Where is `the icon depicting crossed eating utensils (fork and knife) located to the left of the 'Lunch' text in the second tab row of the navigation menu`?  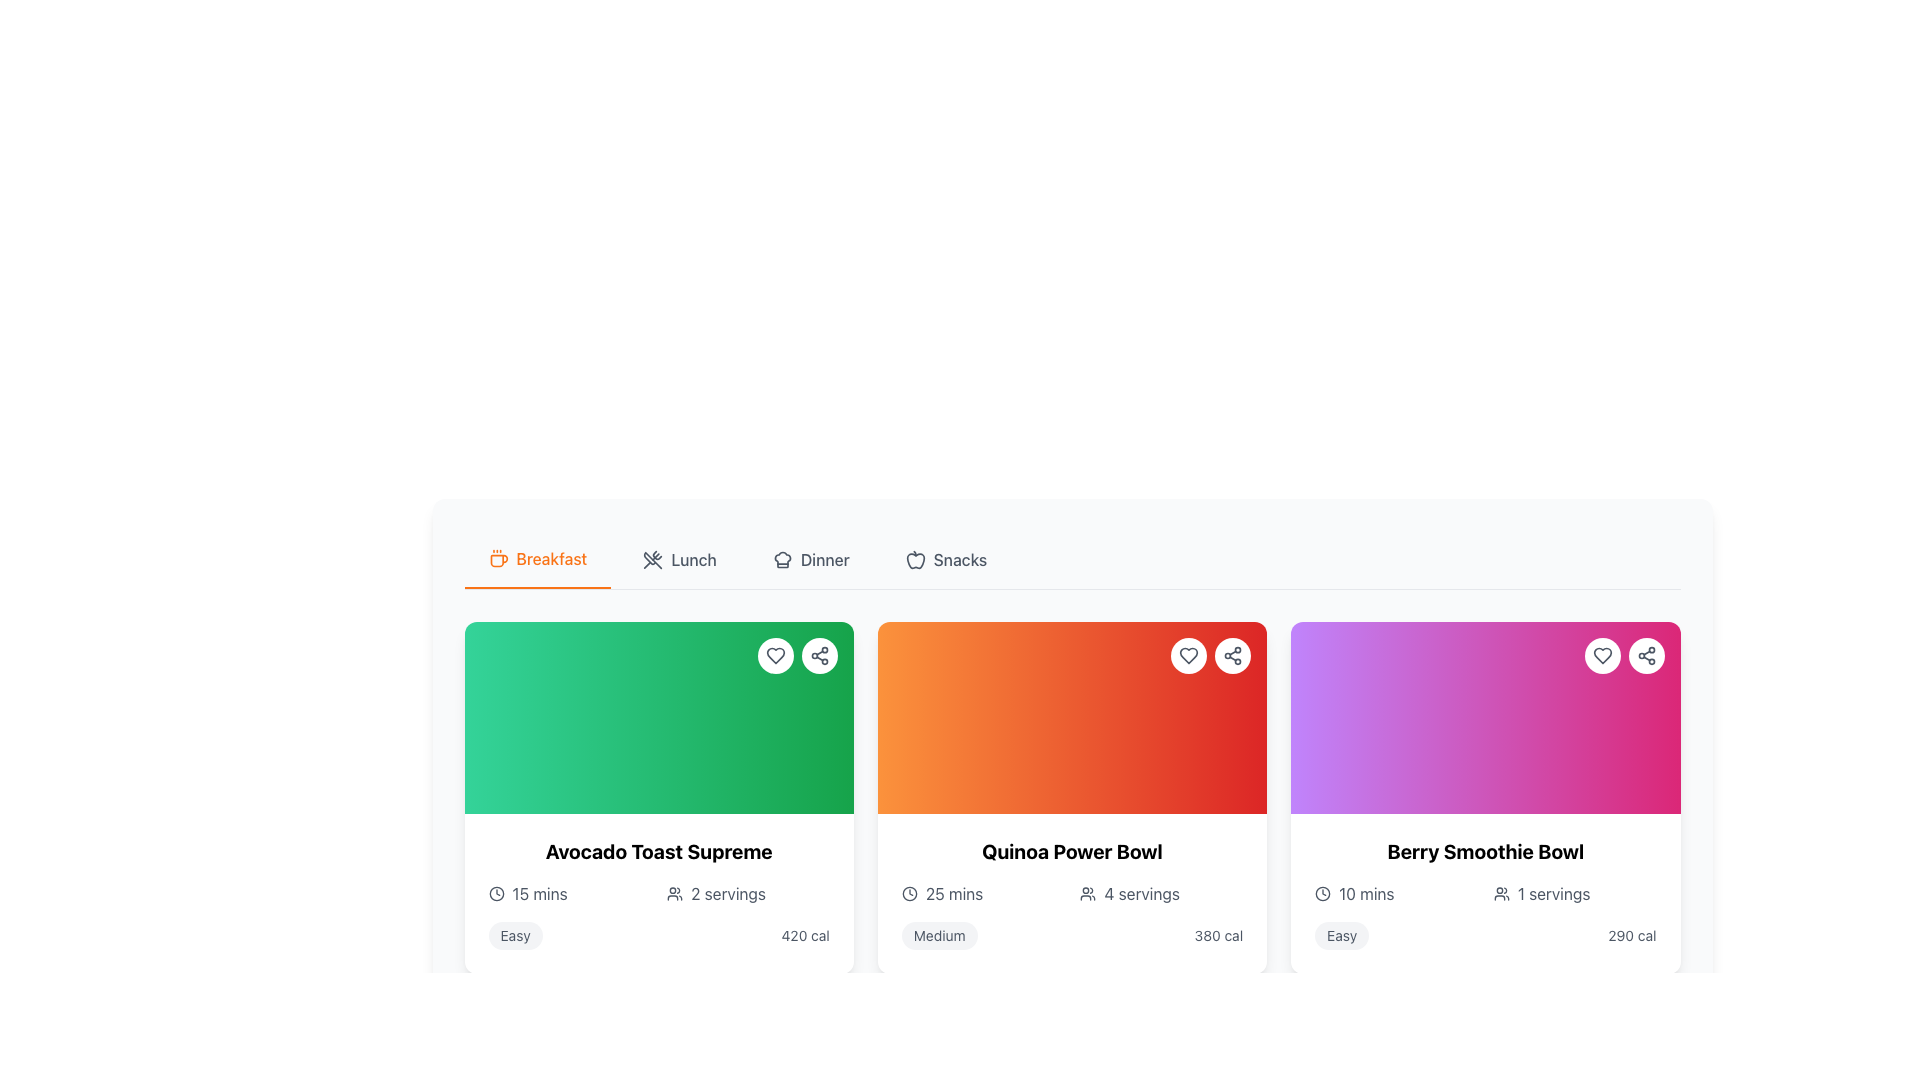
the icon depicting crossed eating utensils (fork and knife) located to the left of the 'Lunch' text in the second tab row of the navigation menu is located at coordinates (653, 559).